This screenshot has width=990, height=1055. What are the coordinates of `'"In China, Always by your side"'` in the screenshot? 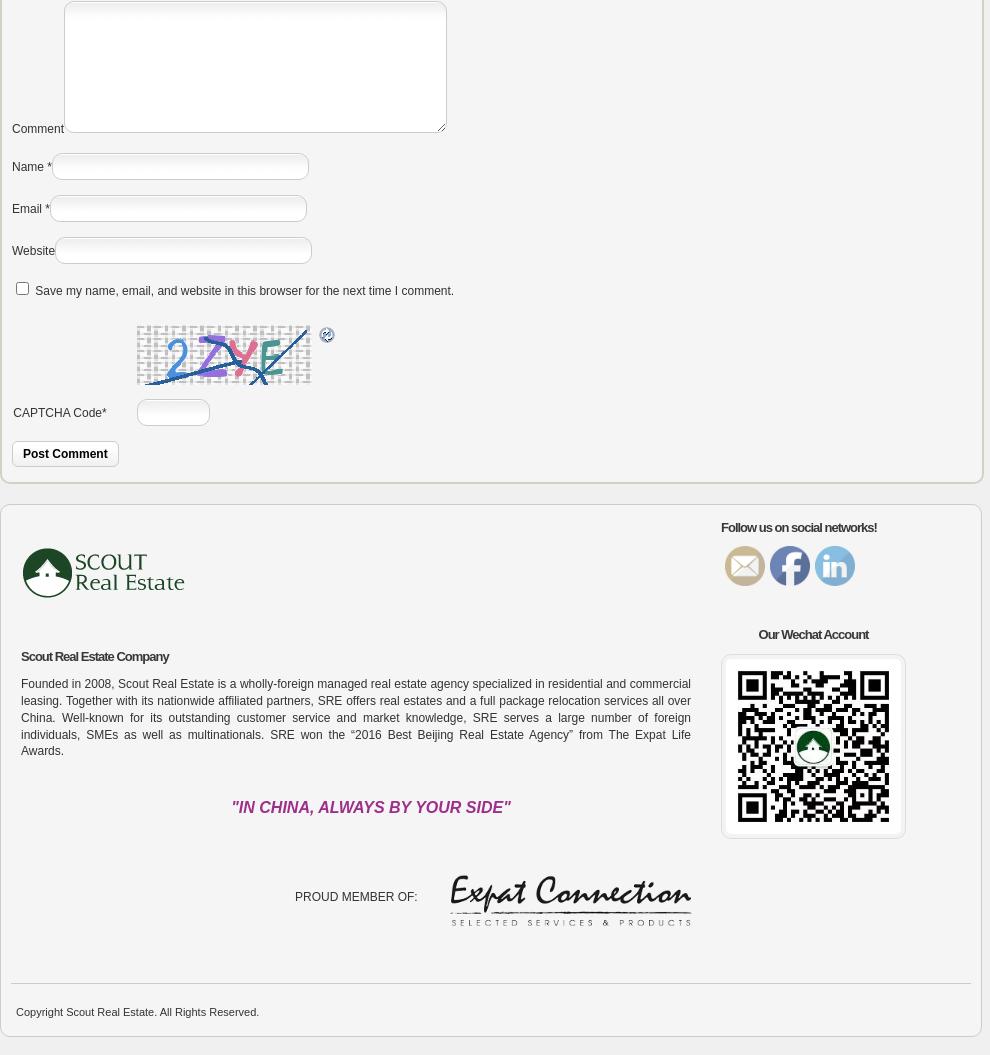 It's located at (370, 806).